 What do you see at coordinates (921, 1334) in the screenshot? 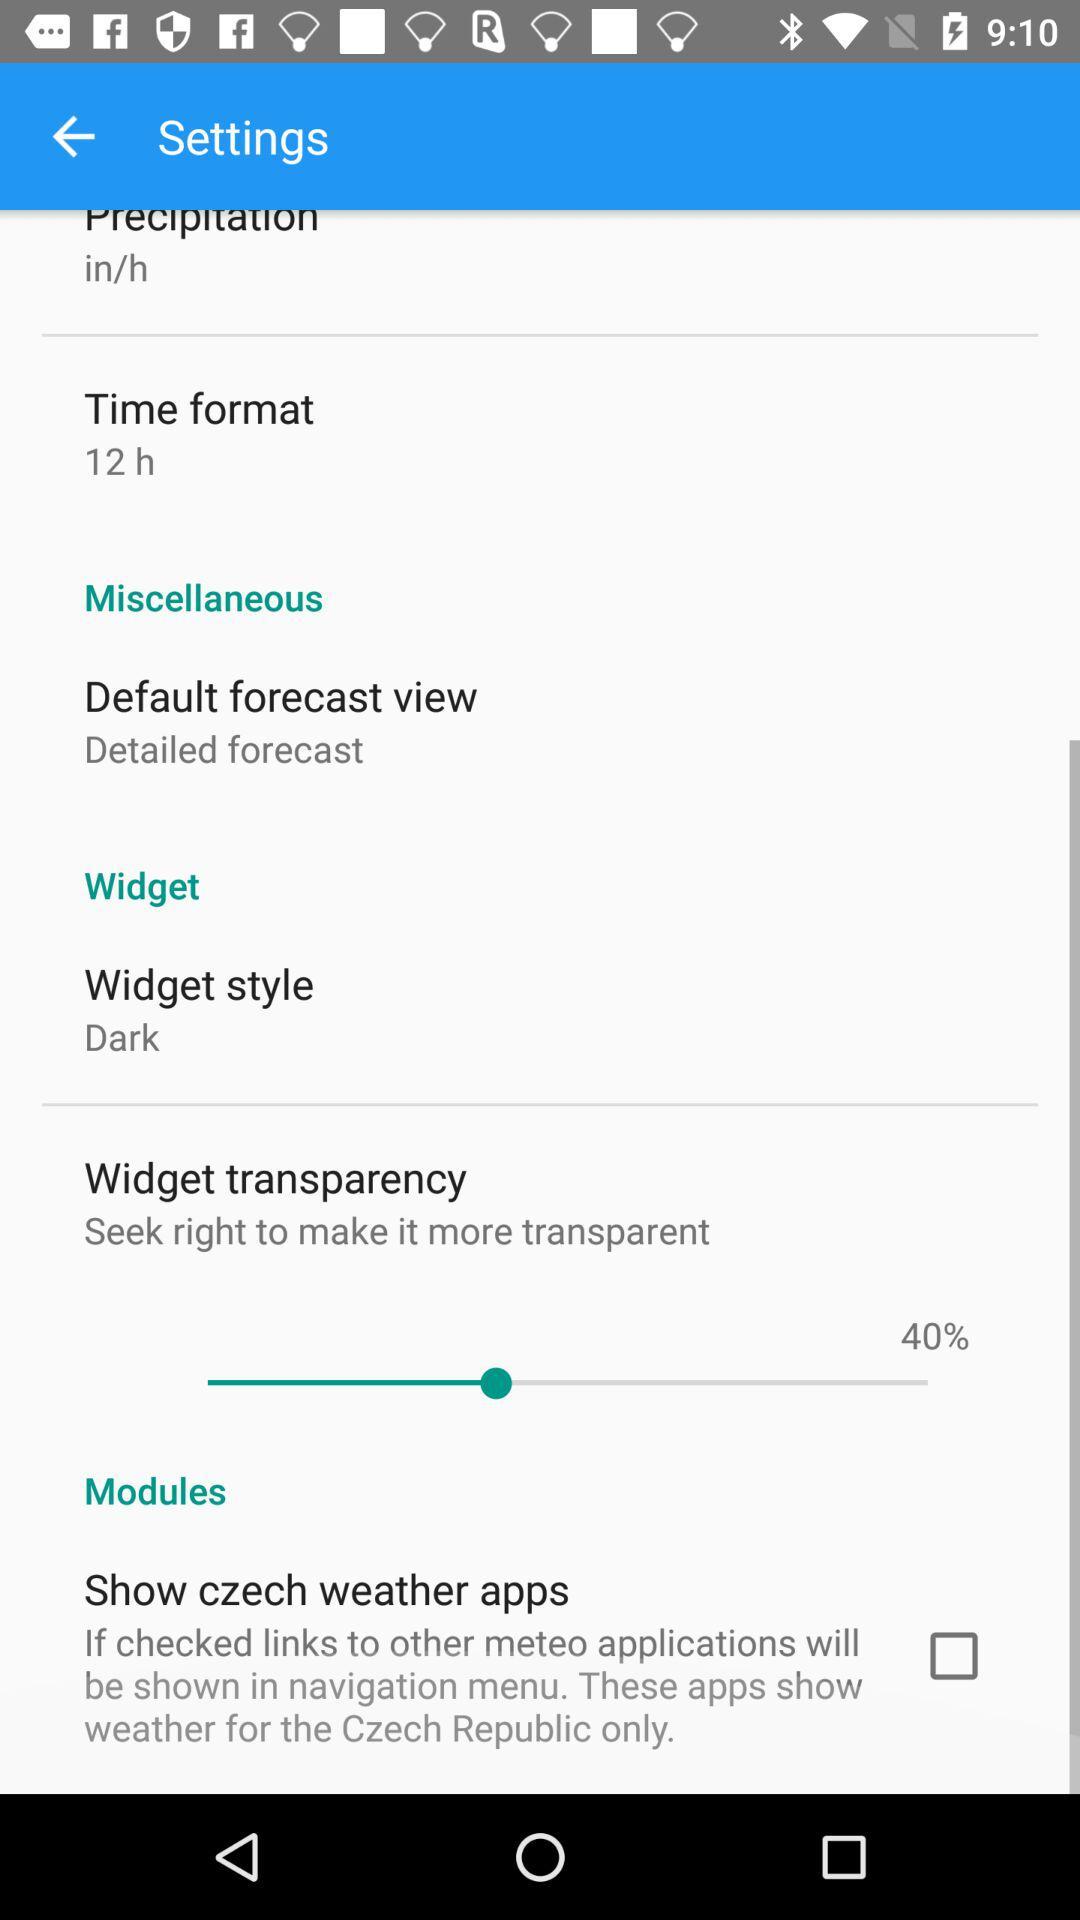
I see `item to the left of the % item` at bounding box center [921, 1334].